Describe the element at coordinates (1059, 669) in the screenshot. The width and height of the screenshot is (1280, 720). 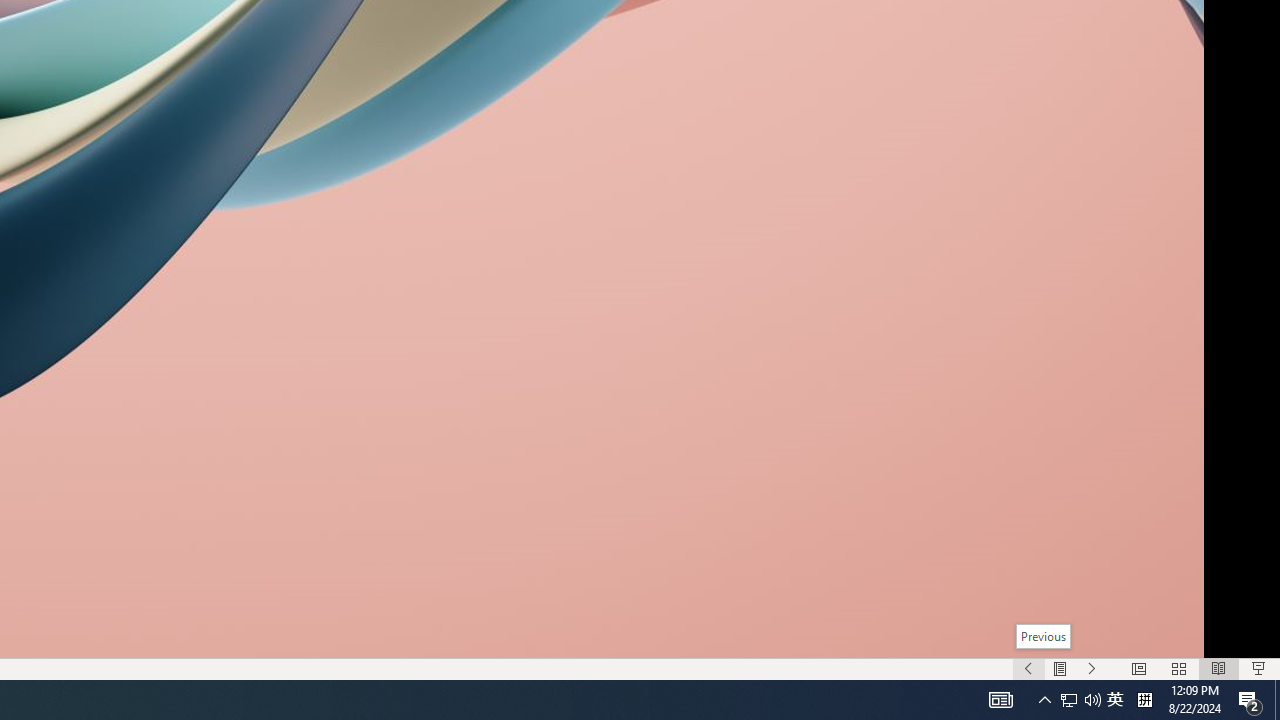
I see `'Menu On'` at that location.